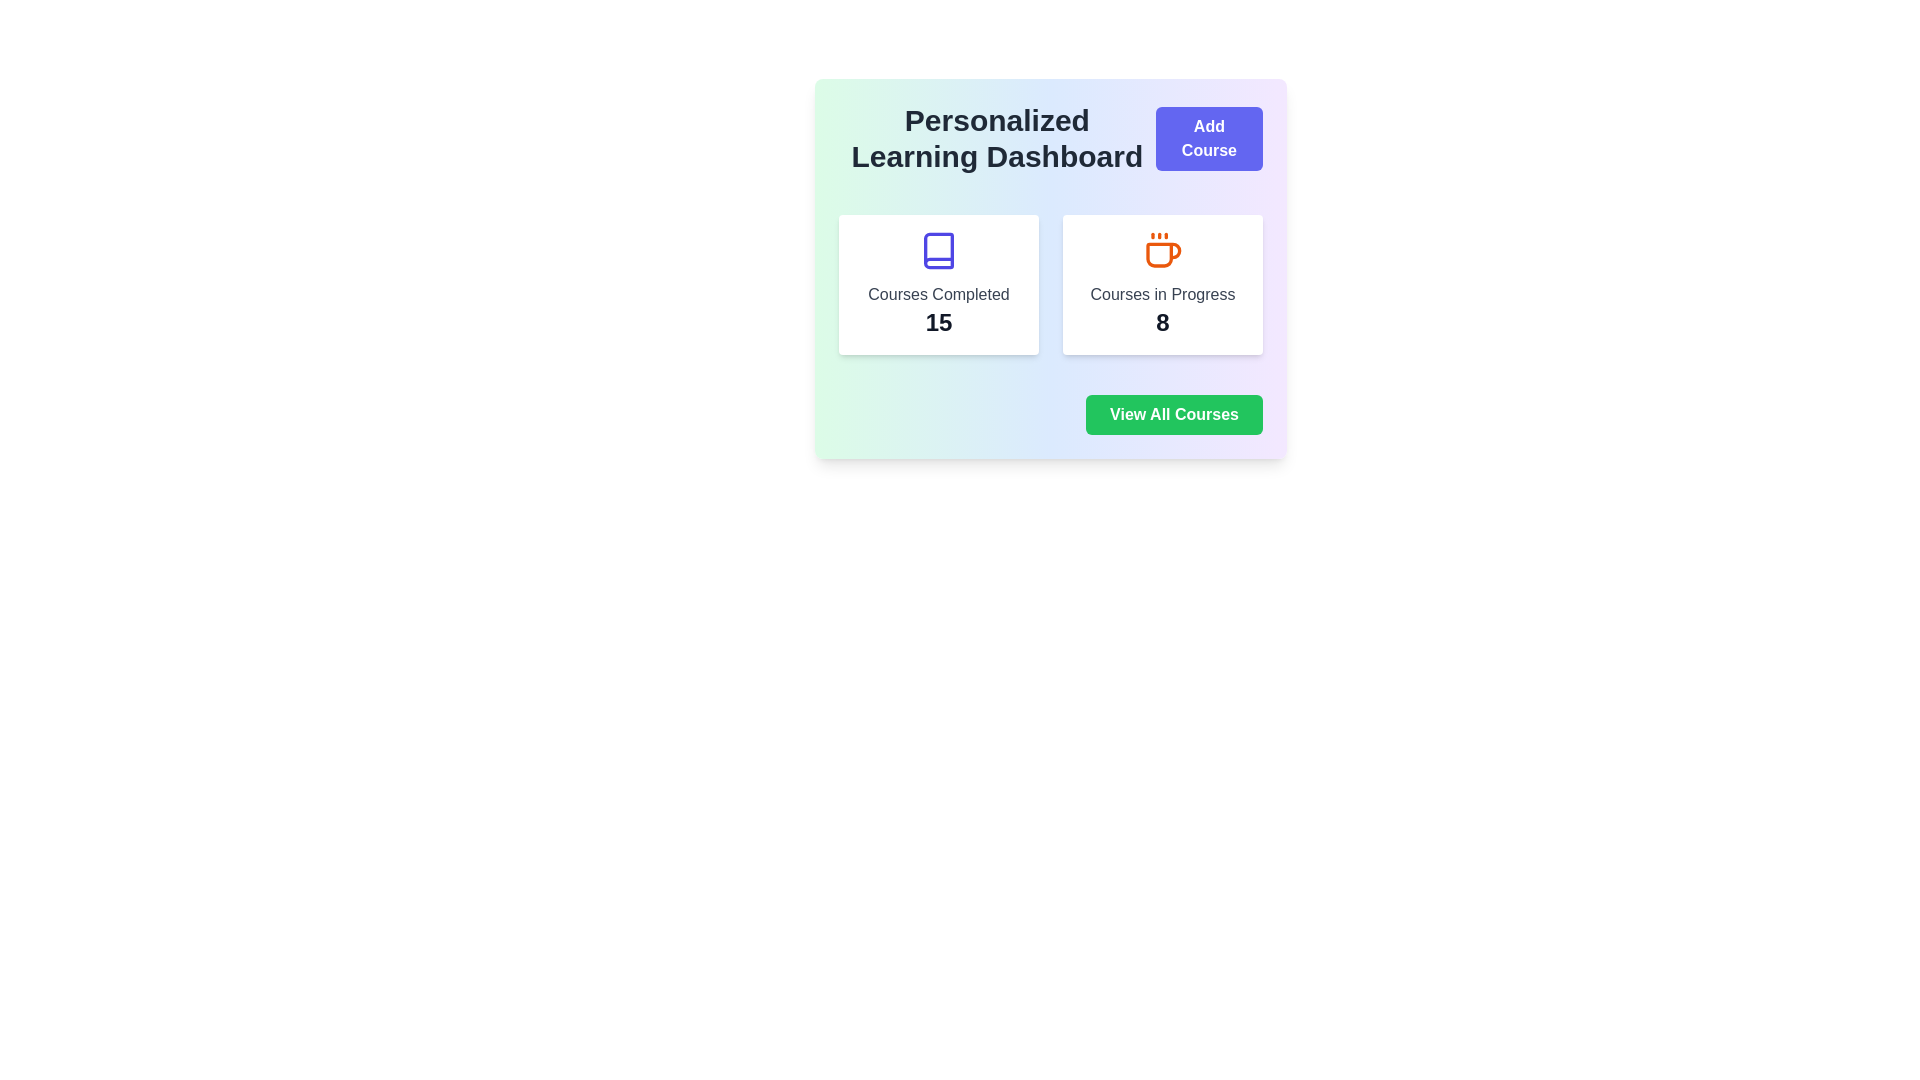 The height and width of the screenshot is (1080, 1920). What do you see at coordinates (1050, 414) in the screenshot?
I see `the button located at the bottom right of the 'Personalized Learning Dashboard' section` at bounding box center [1050, 414].